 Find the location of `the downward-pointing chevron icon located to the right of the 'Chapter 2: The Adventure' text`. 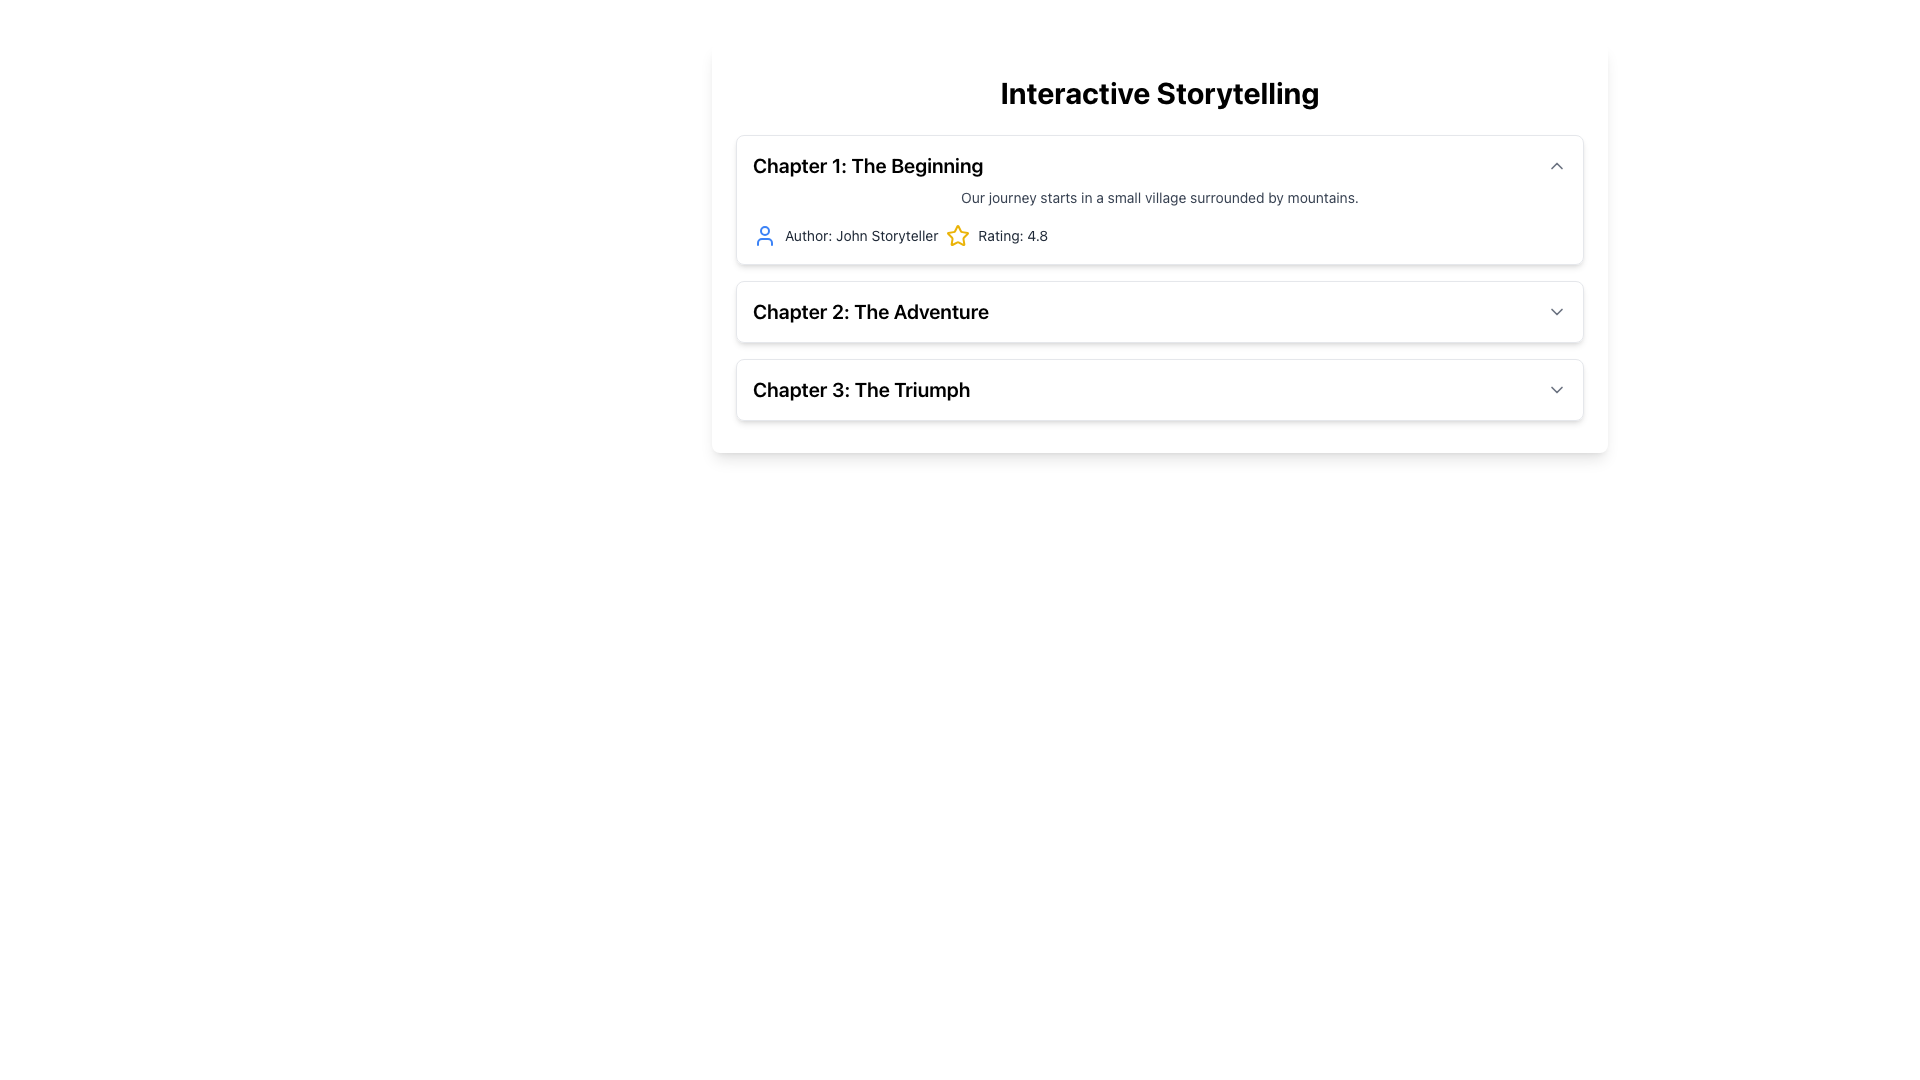

the downward-pointing chevron icon located to the right of the 'Chapter 2: The Adventure' text is located at coordinates (1555, 312).